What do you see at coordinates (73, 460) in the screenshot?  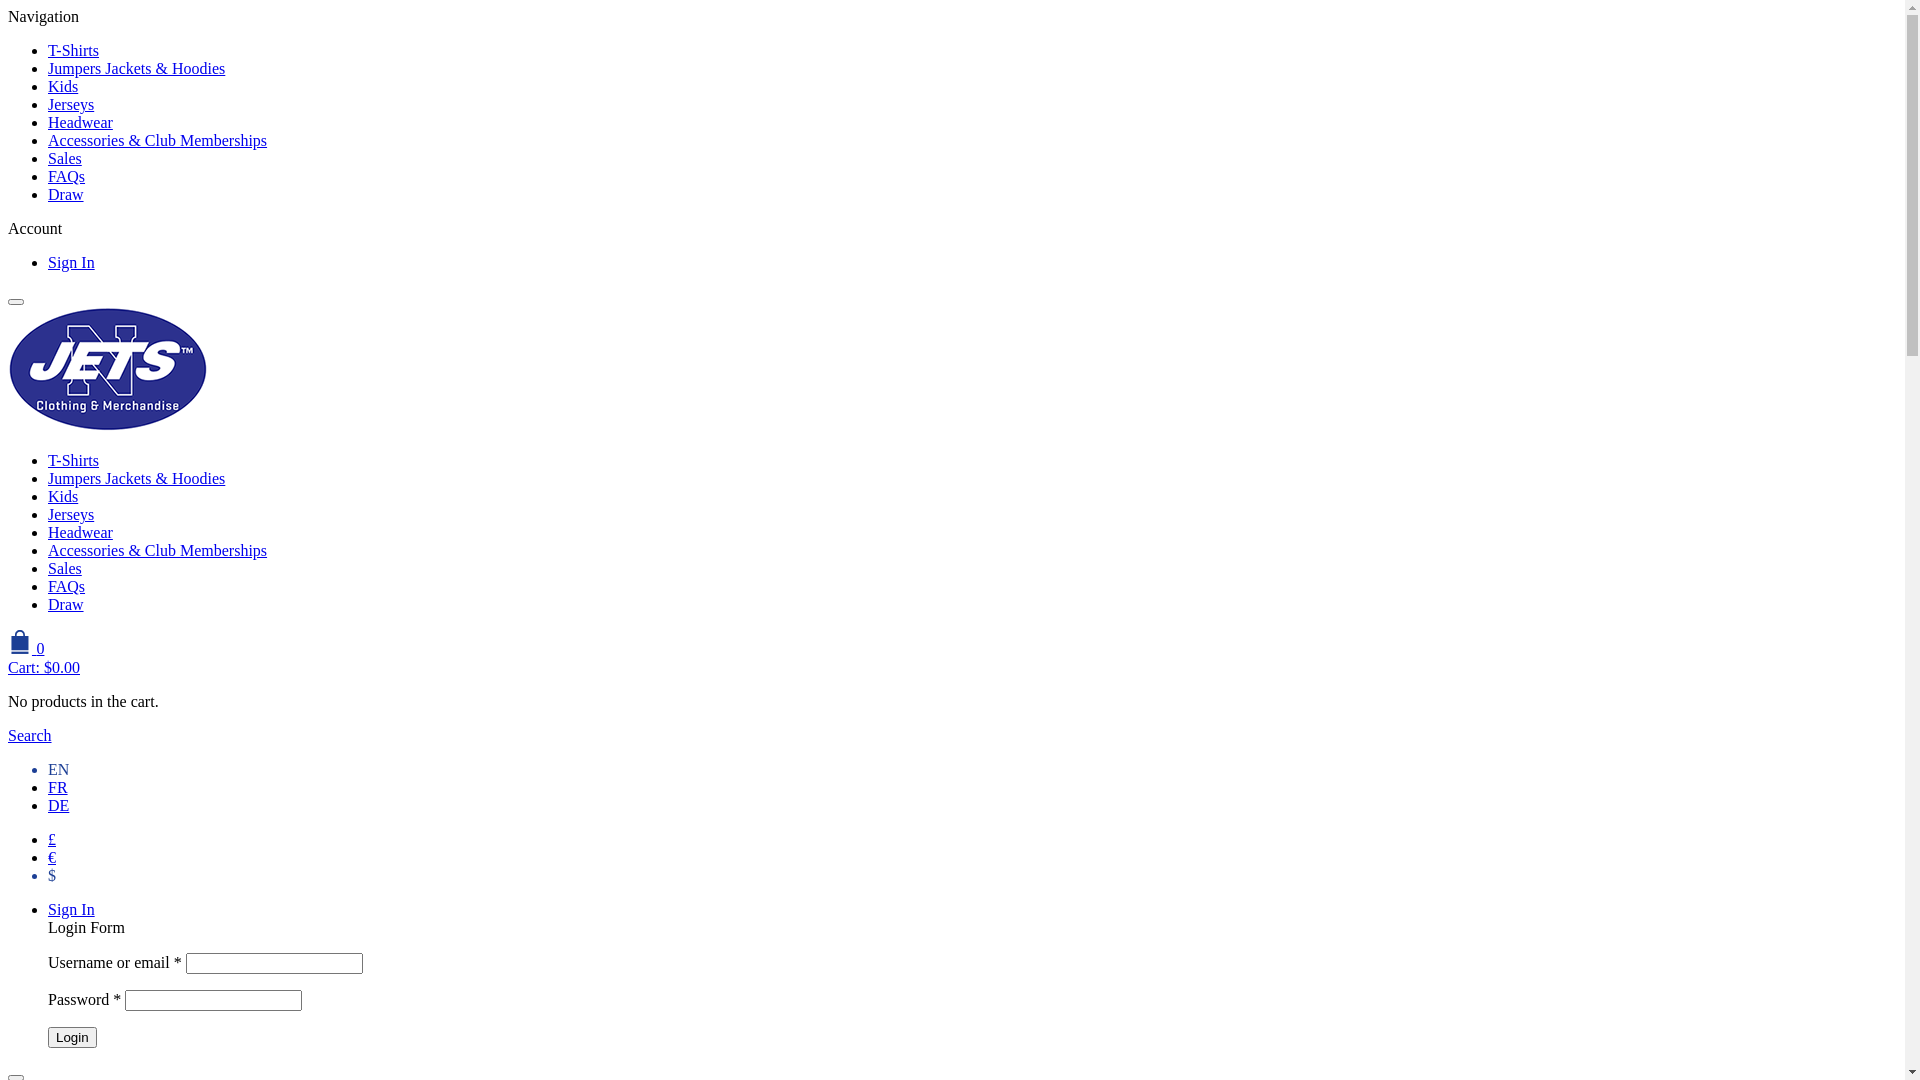 I see `'T-Shirts'` at bounding box center [73, 460].